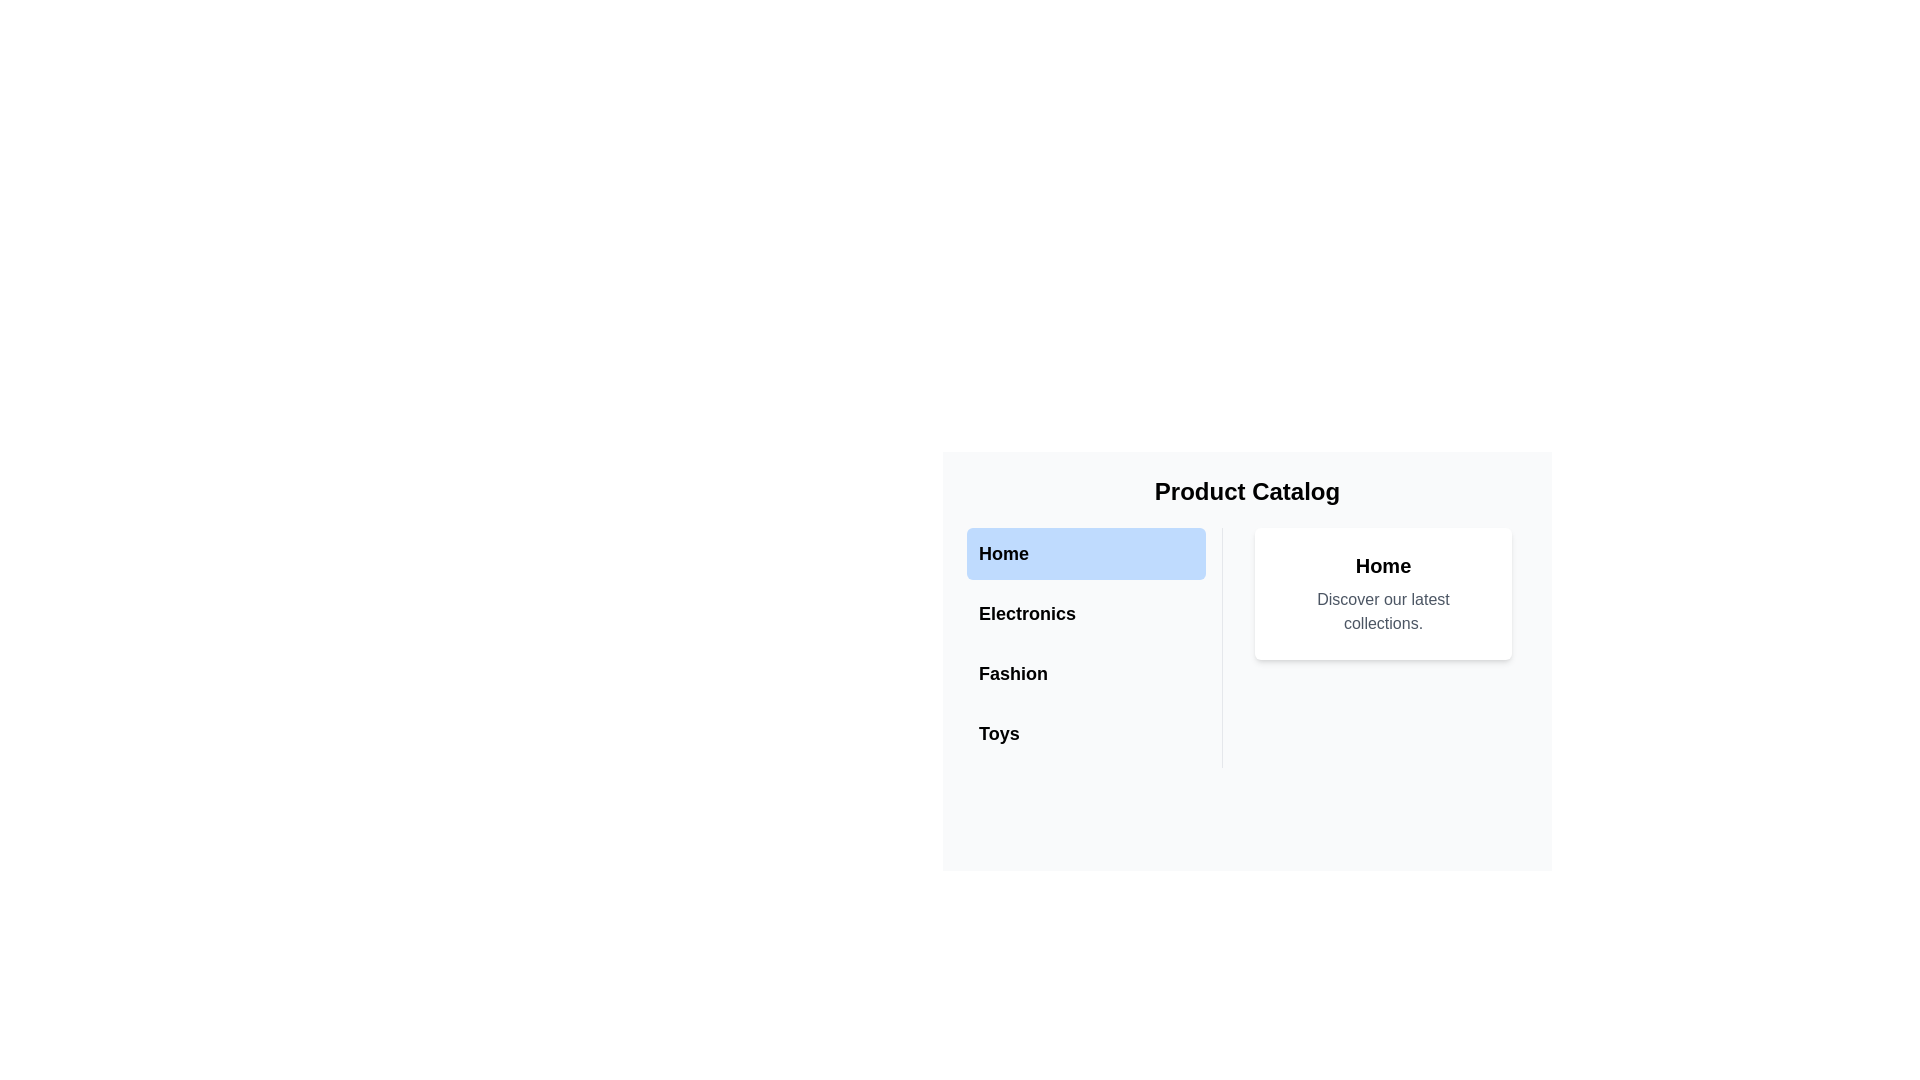 The width and height of the screenshot is (1920, 1080). What do you see at coordinates (1382, 566) in the screenshot?
I see `text of the header label located at the top-right section of the interface, directly above the text 'Discover our latest collections.'` at bounding box center [1382, 566].